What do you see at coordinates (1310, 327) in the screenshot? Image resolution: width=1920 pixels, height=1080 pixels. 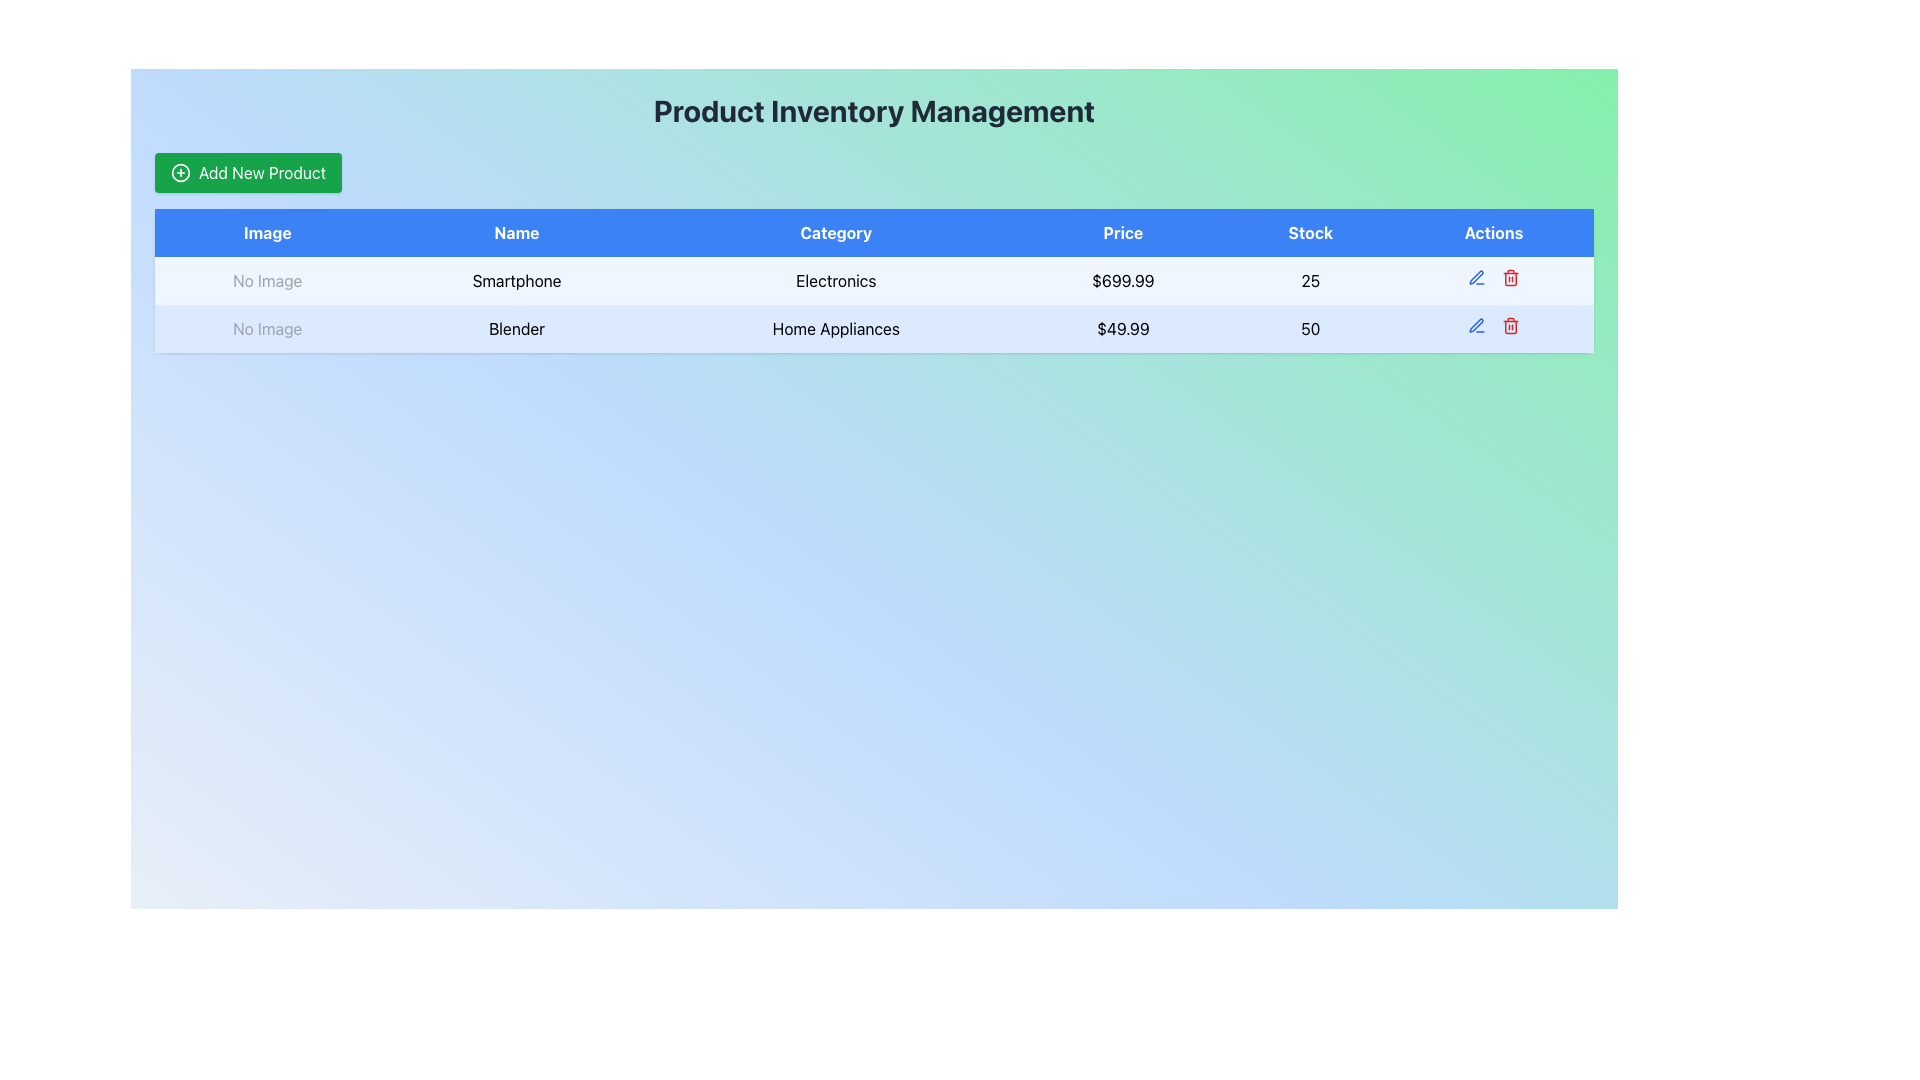 I see `the text label displaying the number '50' in the 'Stock' column of the table, which is visually distinct in a light blue cell` at bounding box center [1310, 327].